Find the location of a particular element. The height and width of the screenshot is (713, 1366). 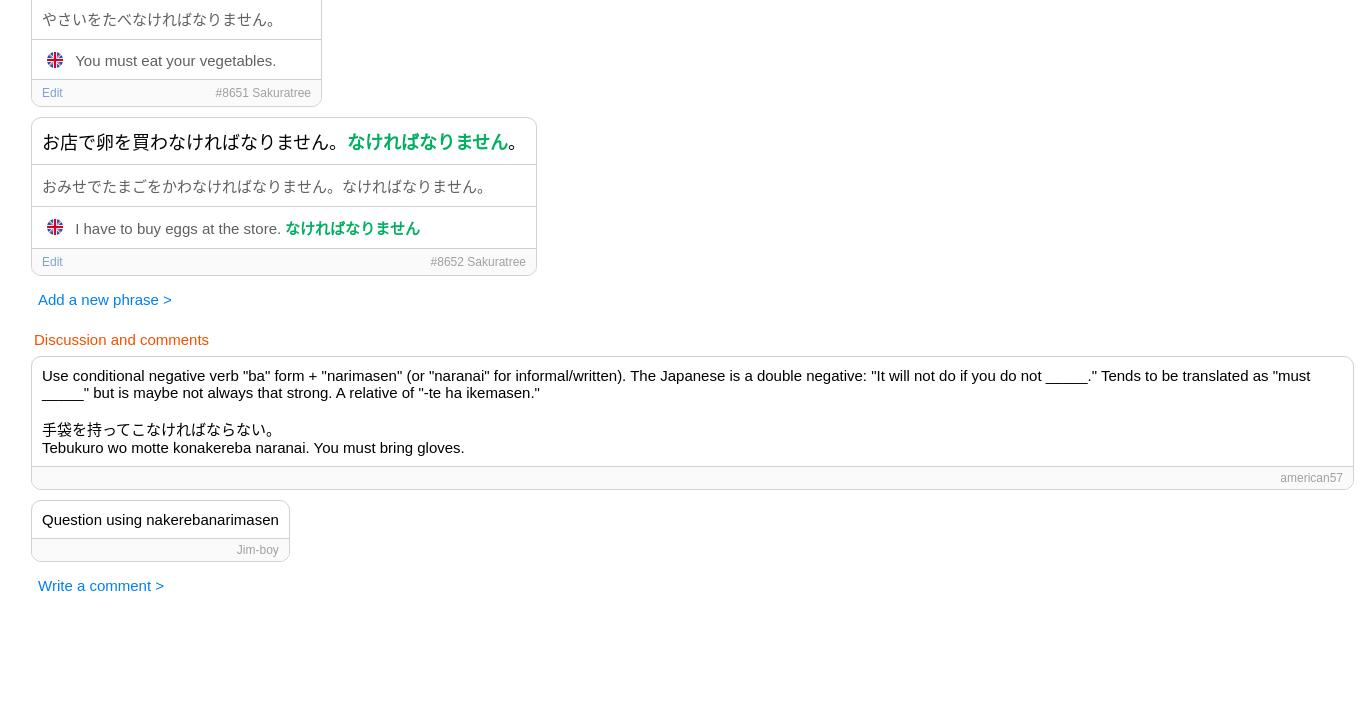

'Tebukuro wo motte konakereba naranai. You must bring gloves.' is located at coordinates (41, 445).